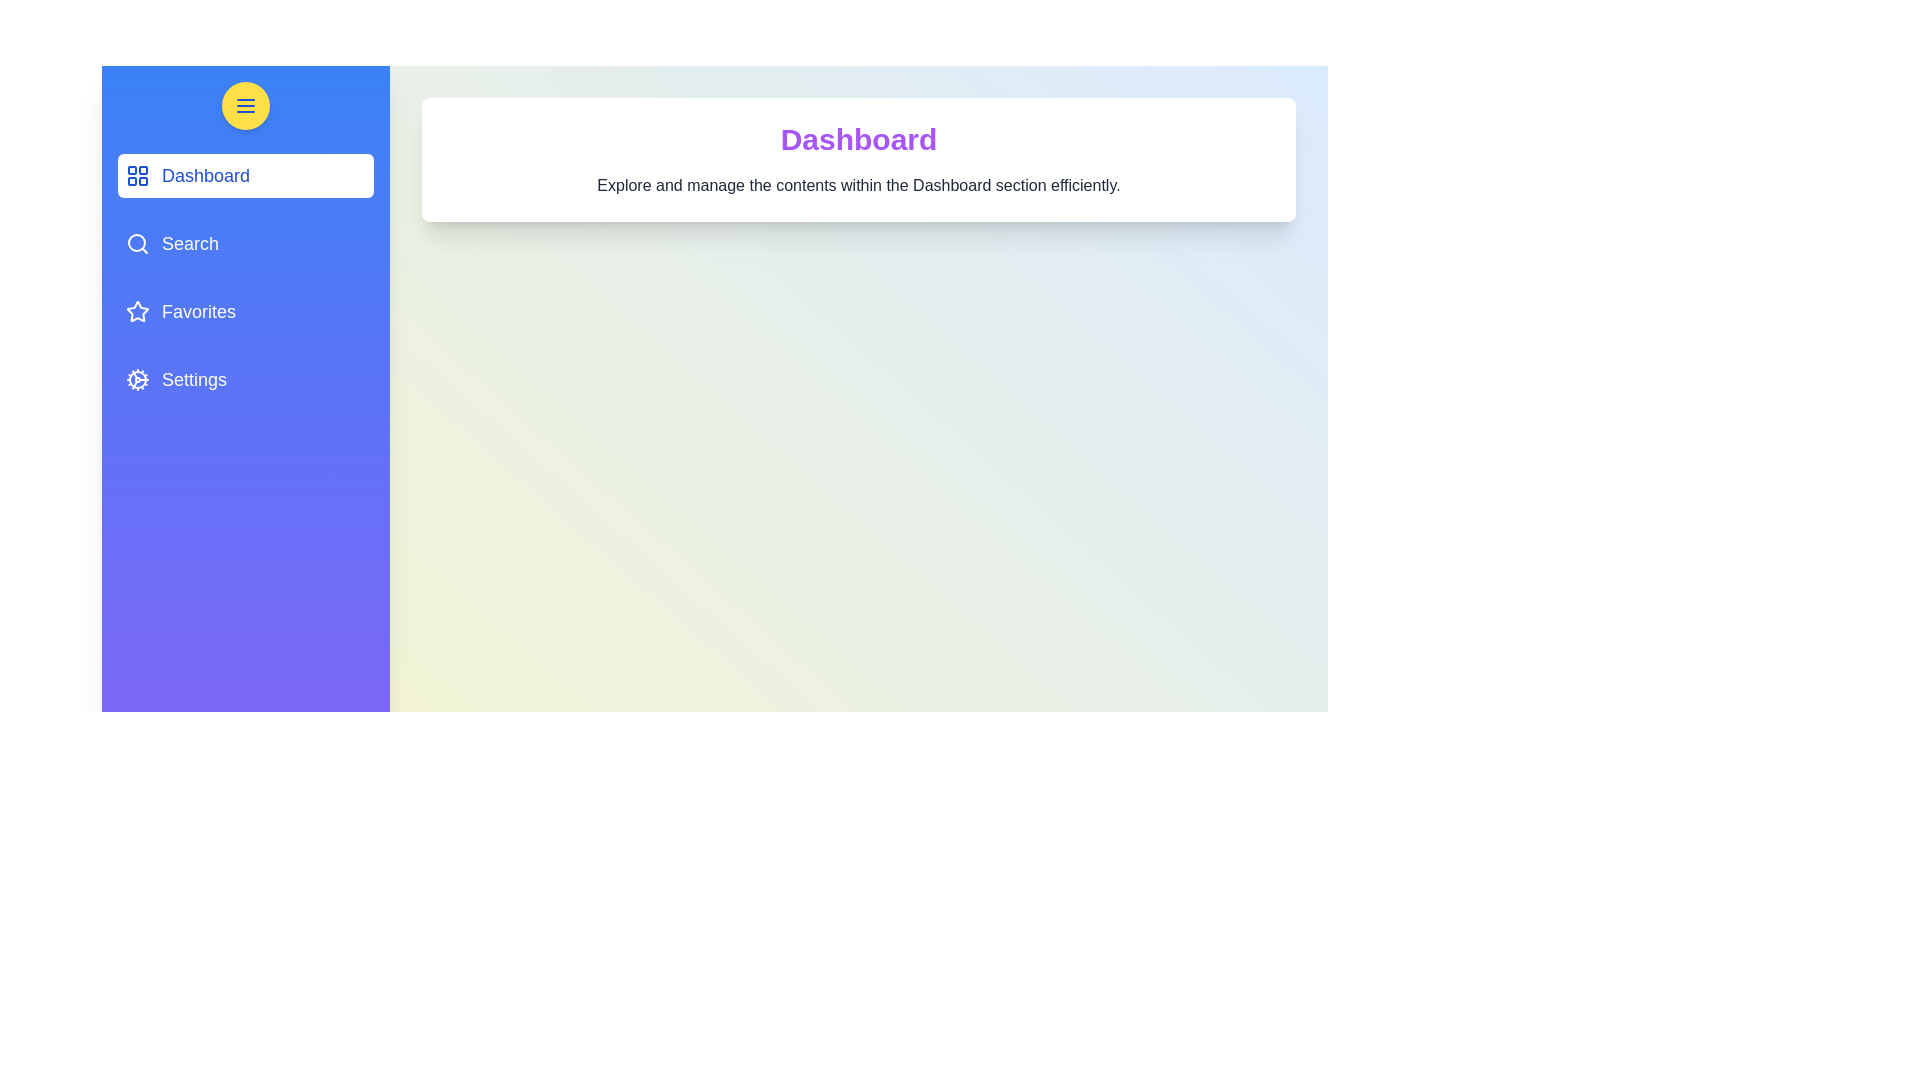  What do you see at coordinates (244, 312) in the screenshot?
I see `the navigation item labeled Favorites to view its hover effect` at bounding box center [244, 312].